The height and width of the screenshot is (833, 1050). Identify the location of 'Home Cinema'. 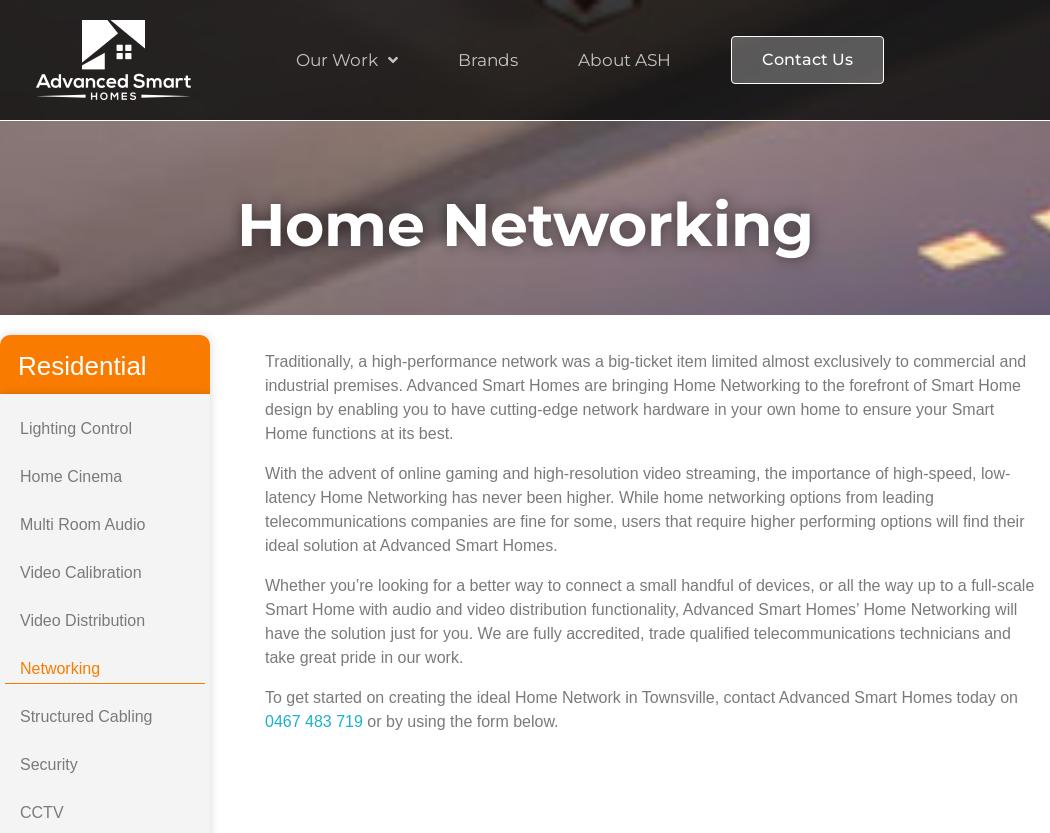
(69, 476).